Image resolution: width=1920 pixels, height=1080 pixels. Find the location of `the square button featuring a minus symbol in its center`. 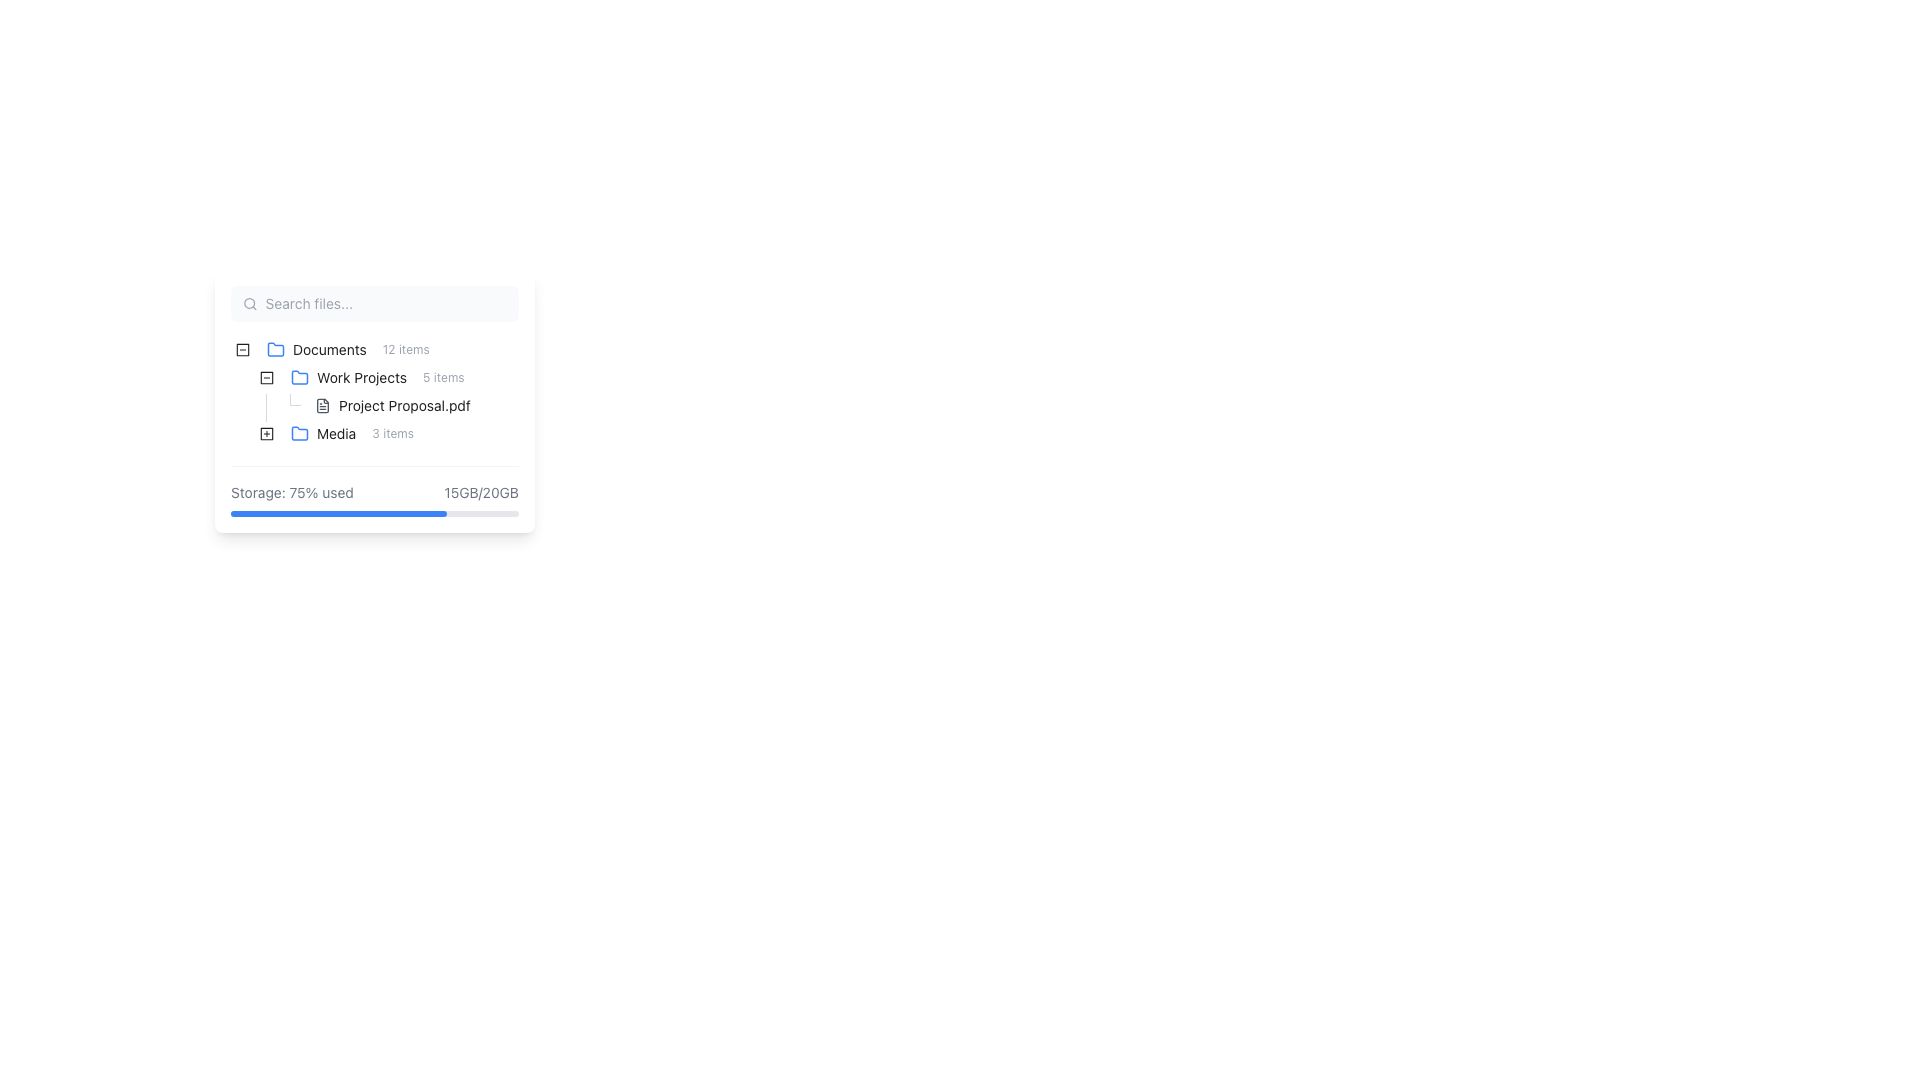

the square button featuring a minus symbol in its center is located at coordinates (266, 378).